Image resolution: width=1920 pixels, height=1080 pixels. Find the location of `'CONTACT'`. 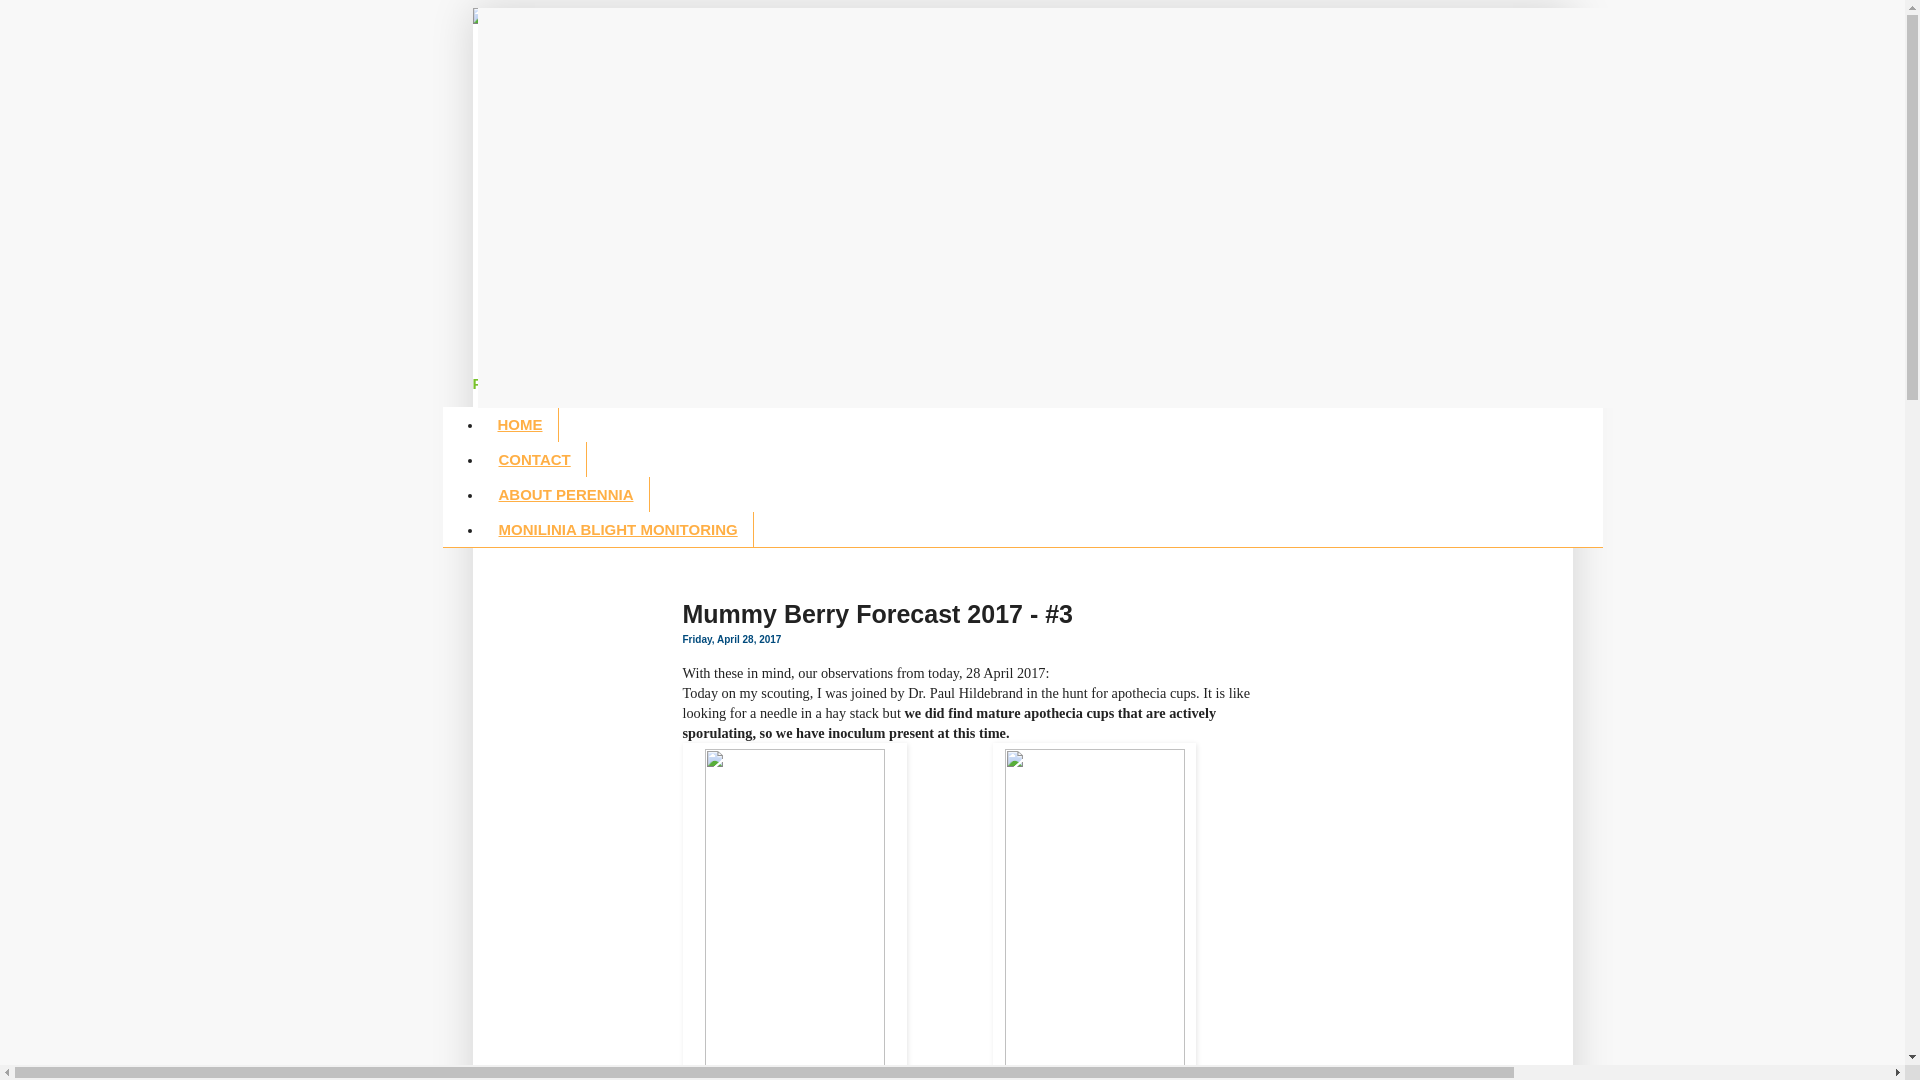

'CONTACT' is located at coordinates (533, 459).